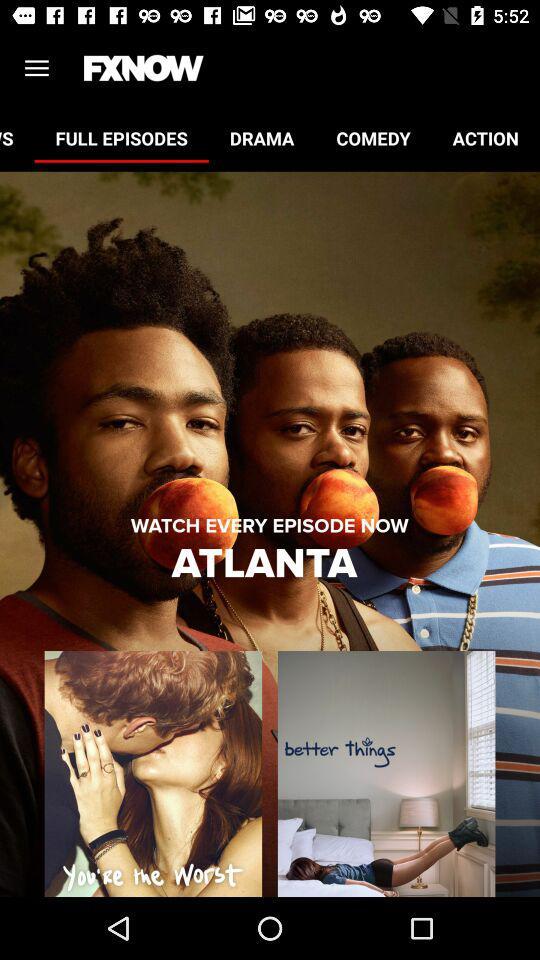 The width and height of the screenshot is (540, 960). Describe the element at coordinates (16, 137) in the screenshot. I see `all shows item` at that location.